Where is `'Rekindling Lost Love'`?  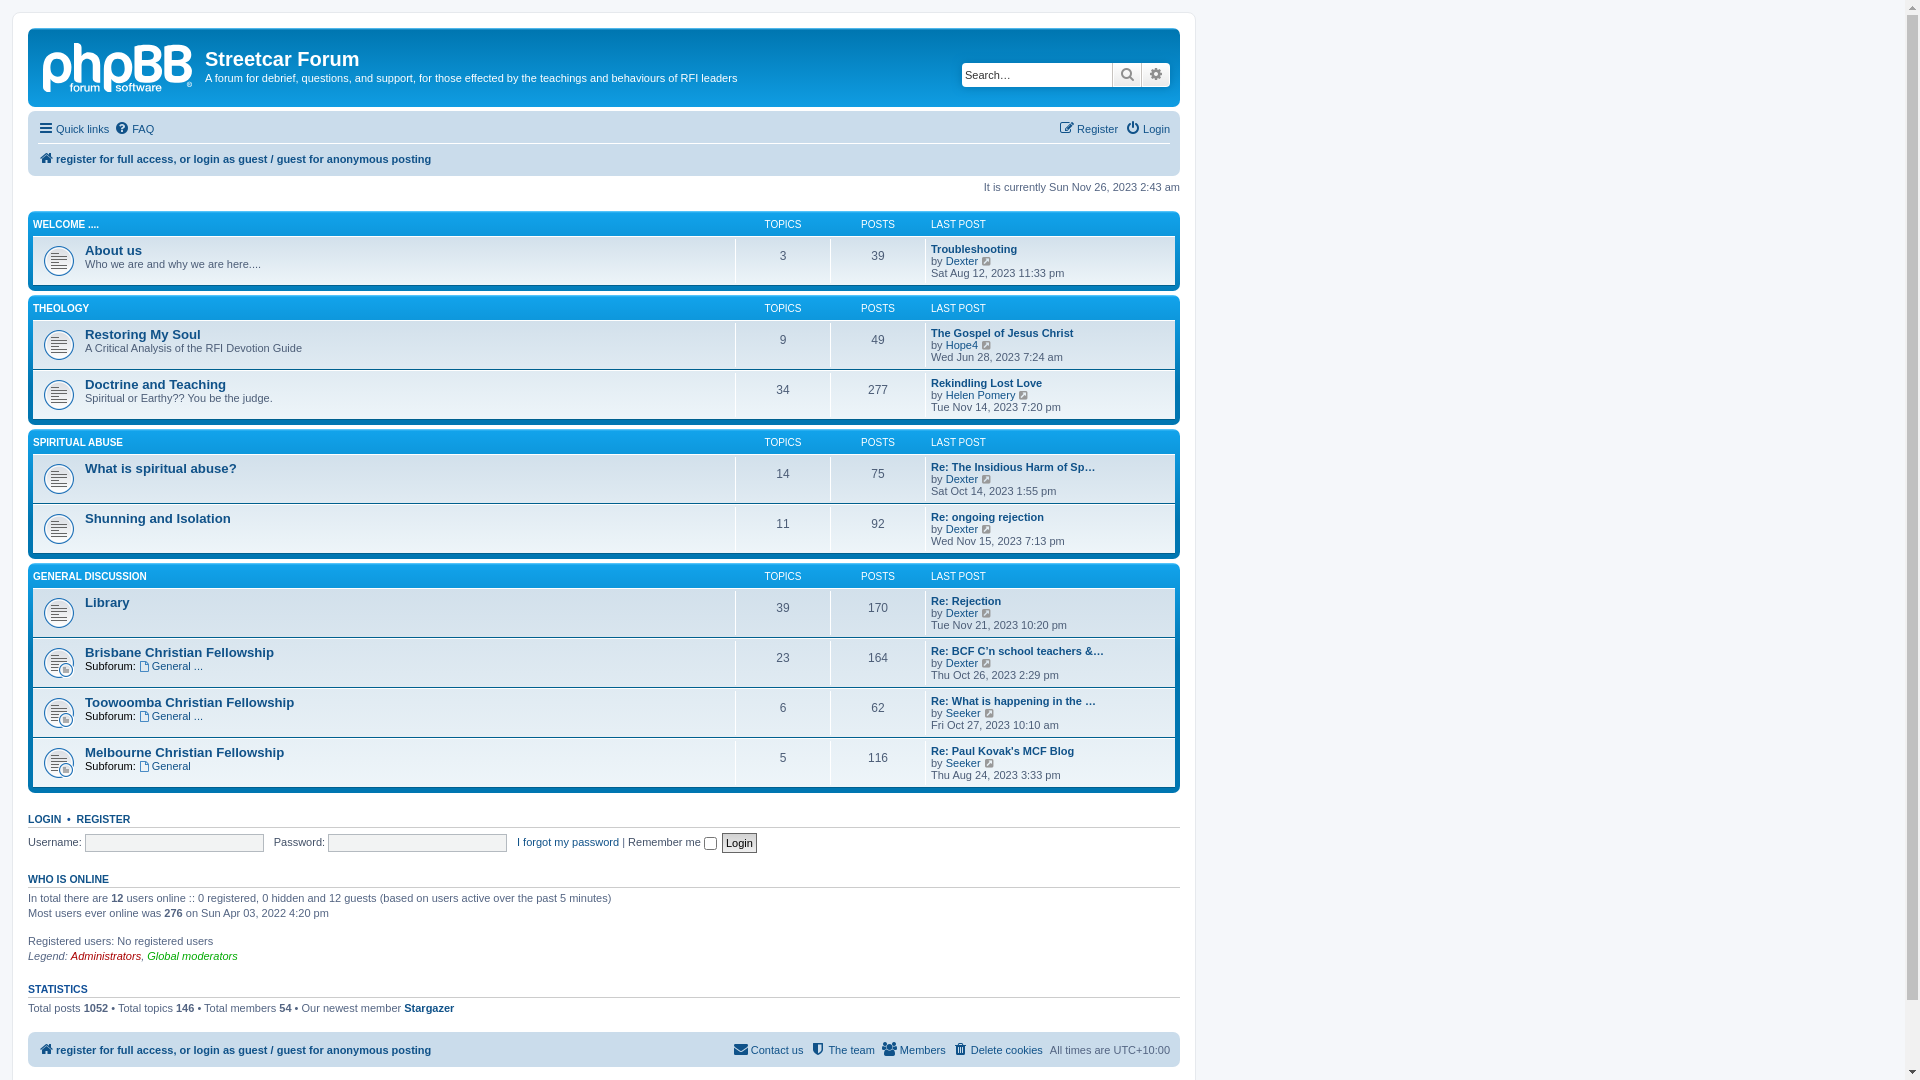
'Rekindling Lost Love' is located at coordinates (986, 382).